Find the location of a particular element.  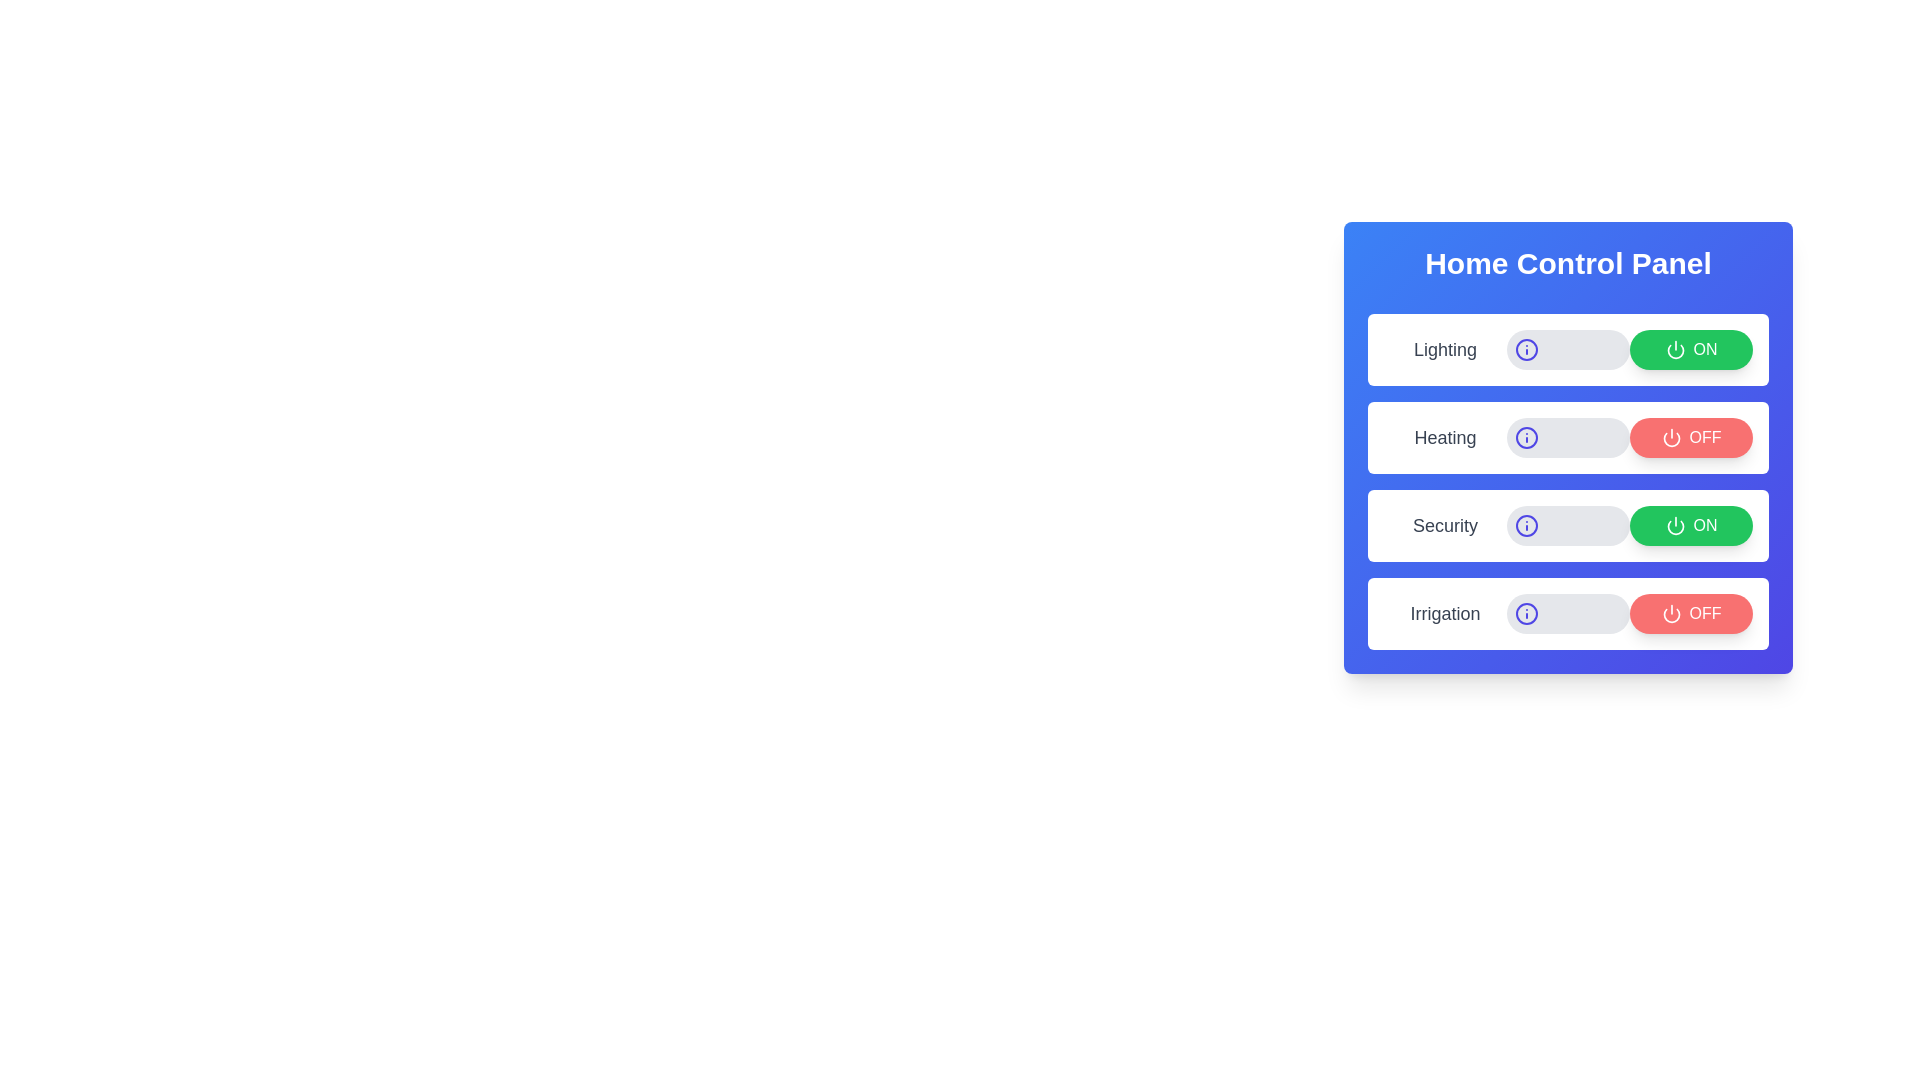

the title text of the panel to view it is located at coordinates (1567, 262).